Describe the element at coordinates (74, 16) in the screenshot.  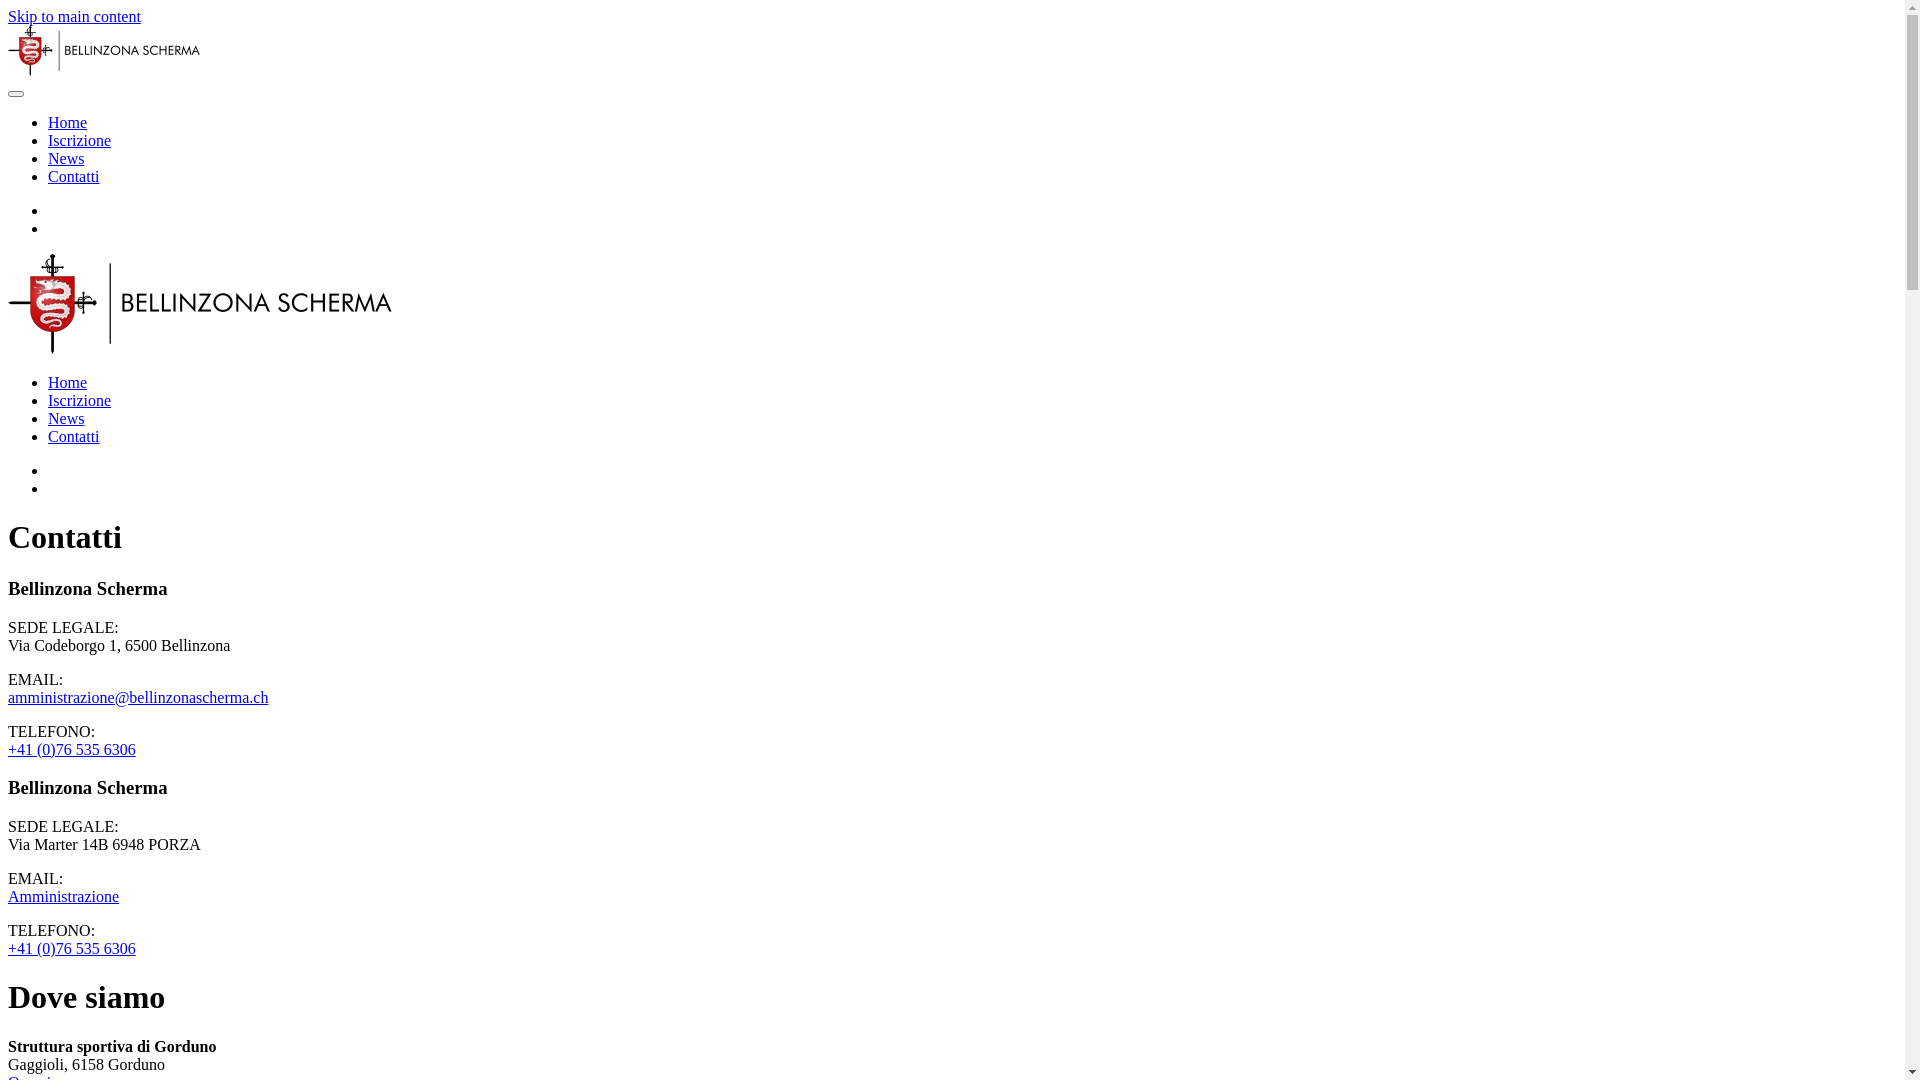
I see `'Skip to main content'` at that location.